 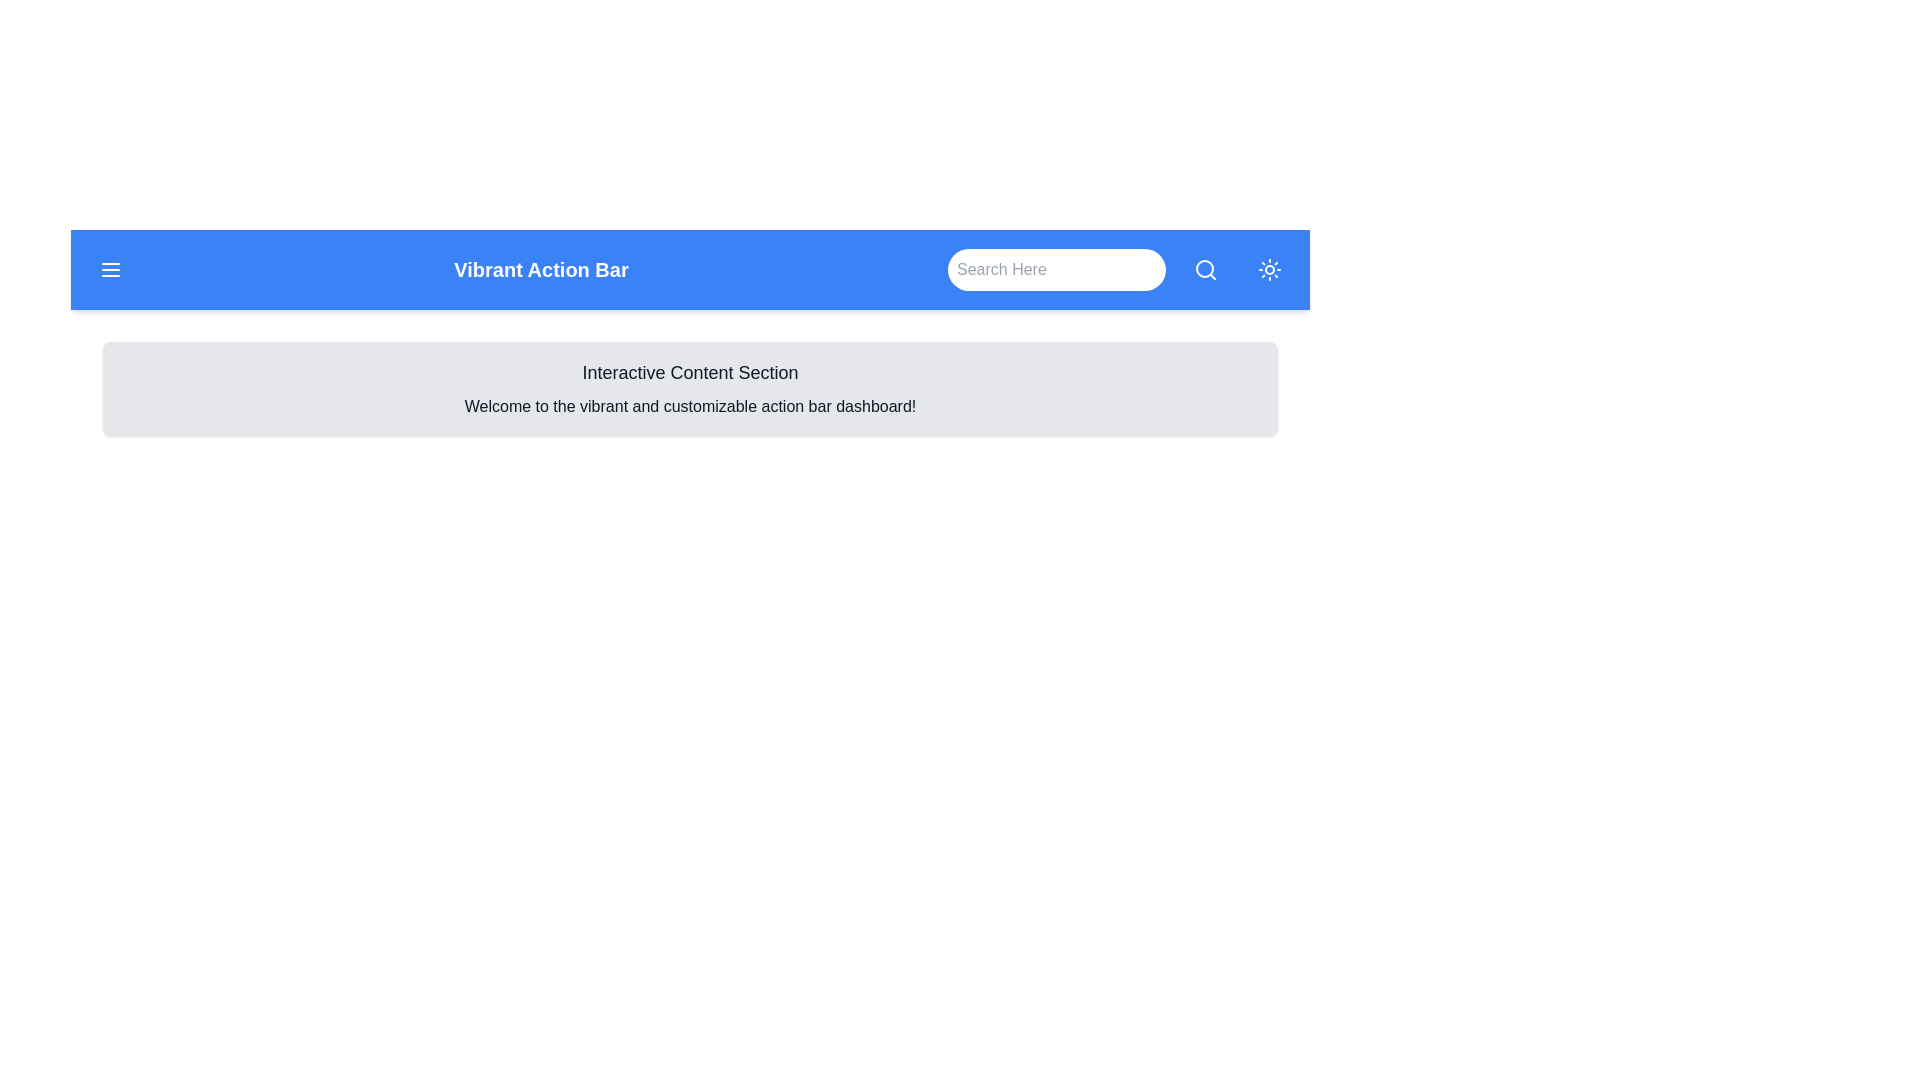 I want to click on the search input field and type the text 'example search', so click(x=1055, y=270).